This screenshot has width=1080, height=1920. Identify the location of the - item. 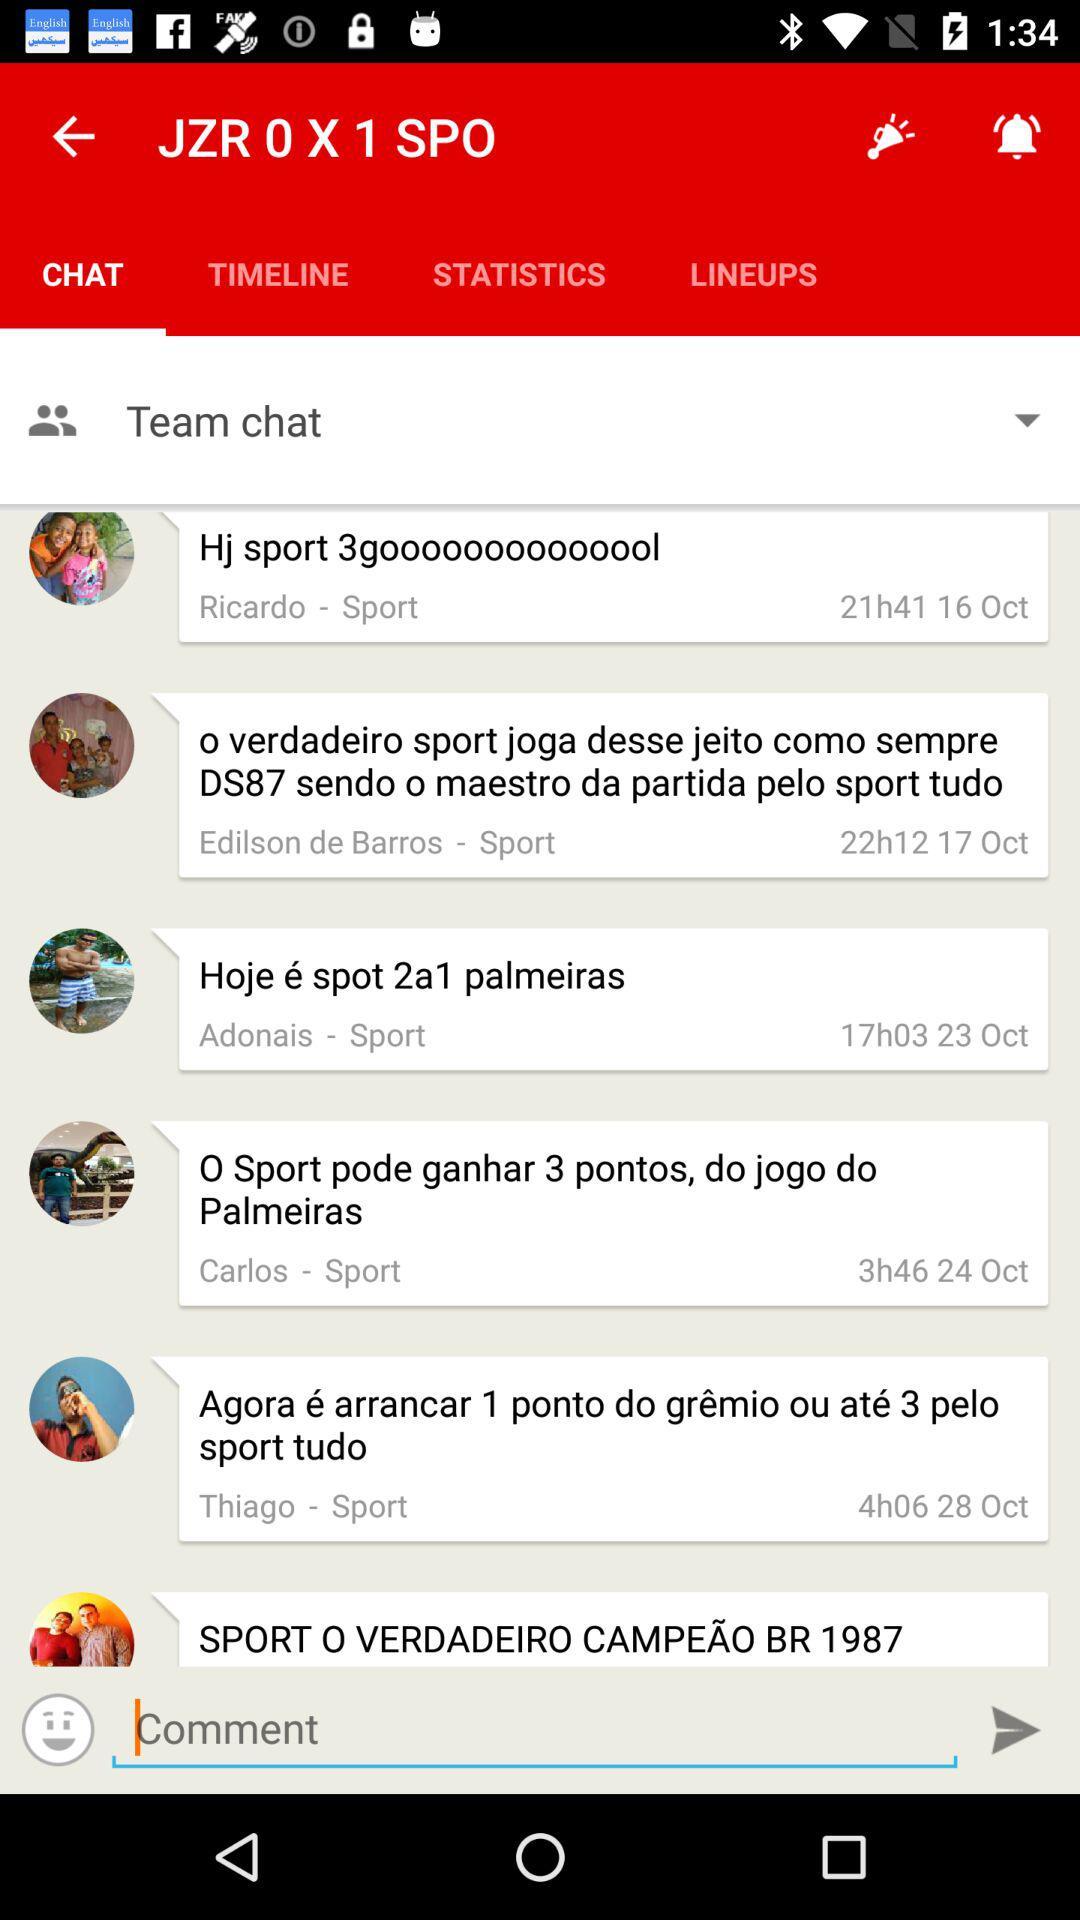
(313, 1504).